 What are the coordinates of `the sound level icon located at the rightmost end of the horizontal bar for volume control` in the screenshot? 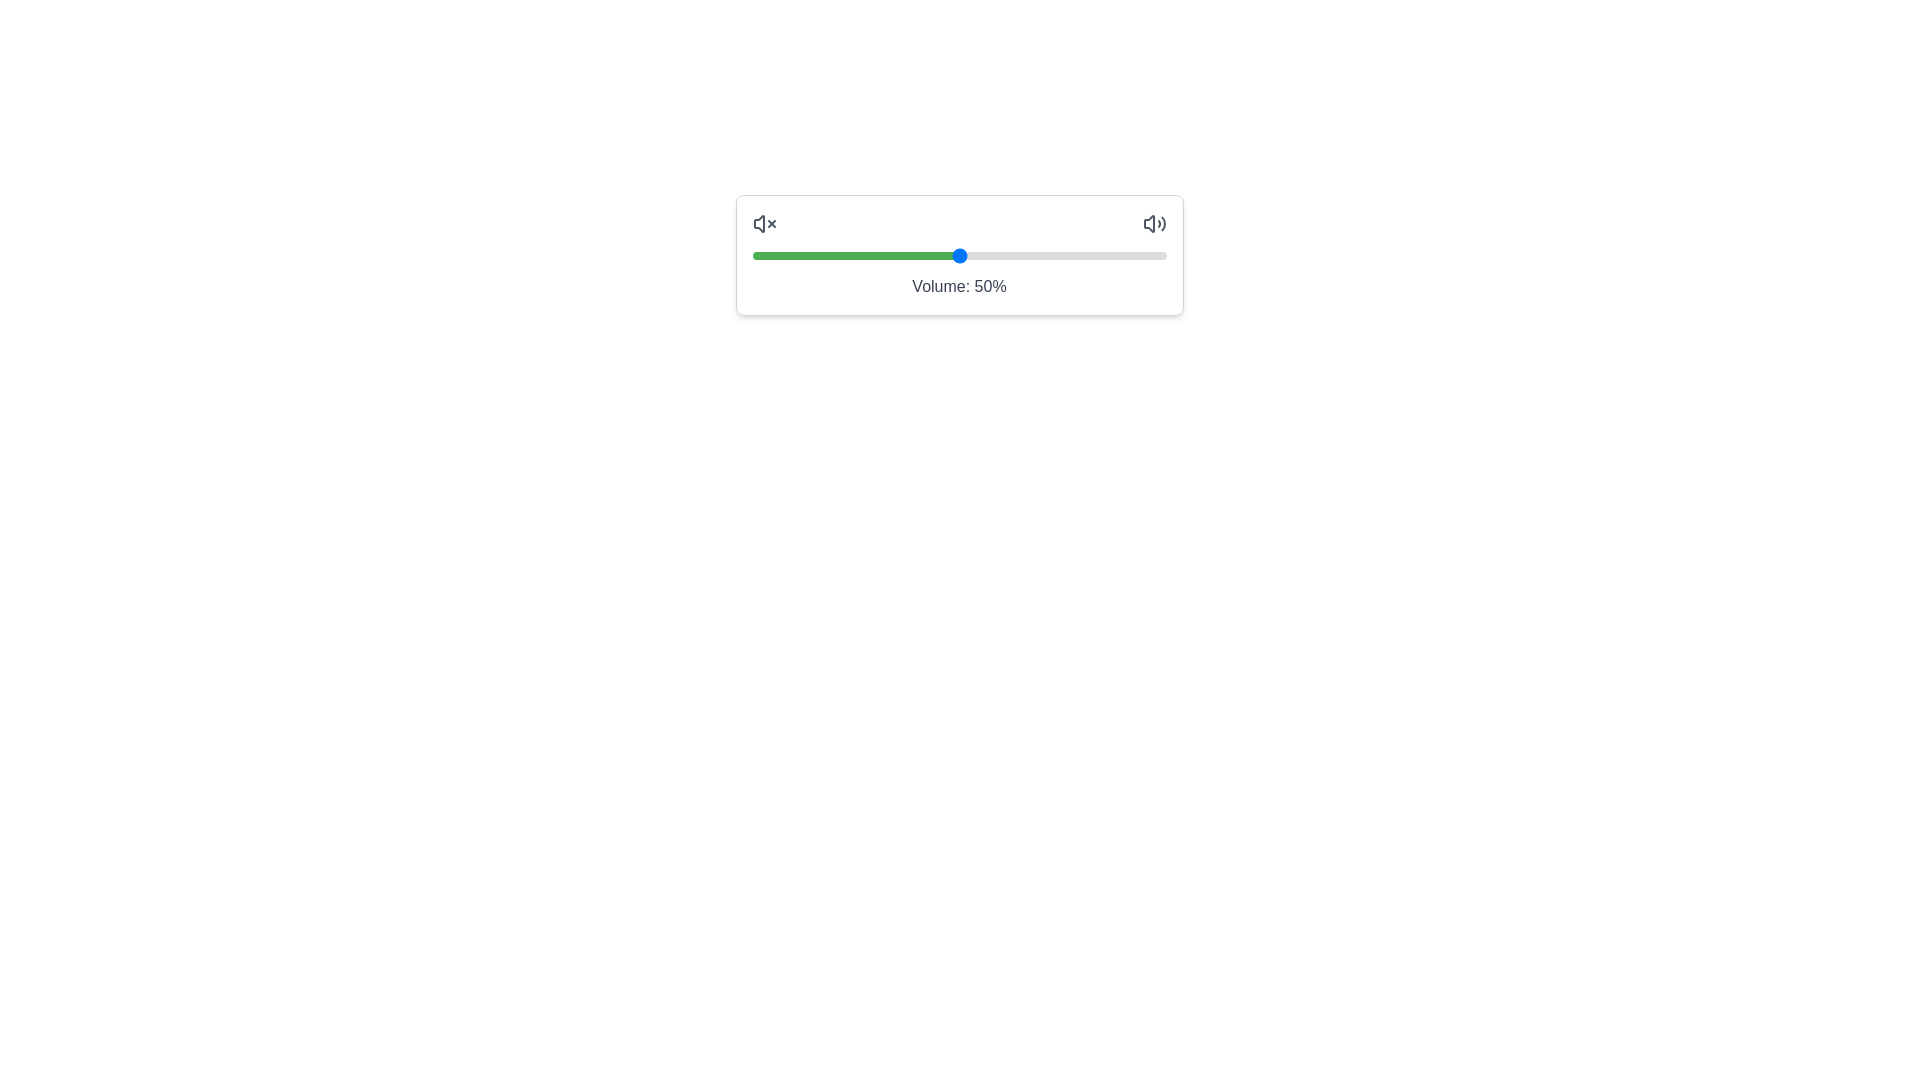 It's located at (1154, 223).